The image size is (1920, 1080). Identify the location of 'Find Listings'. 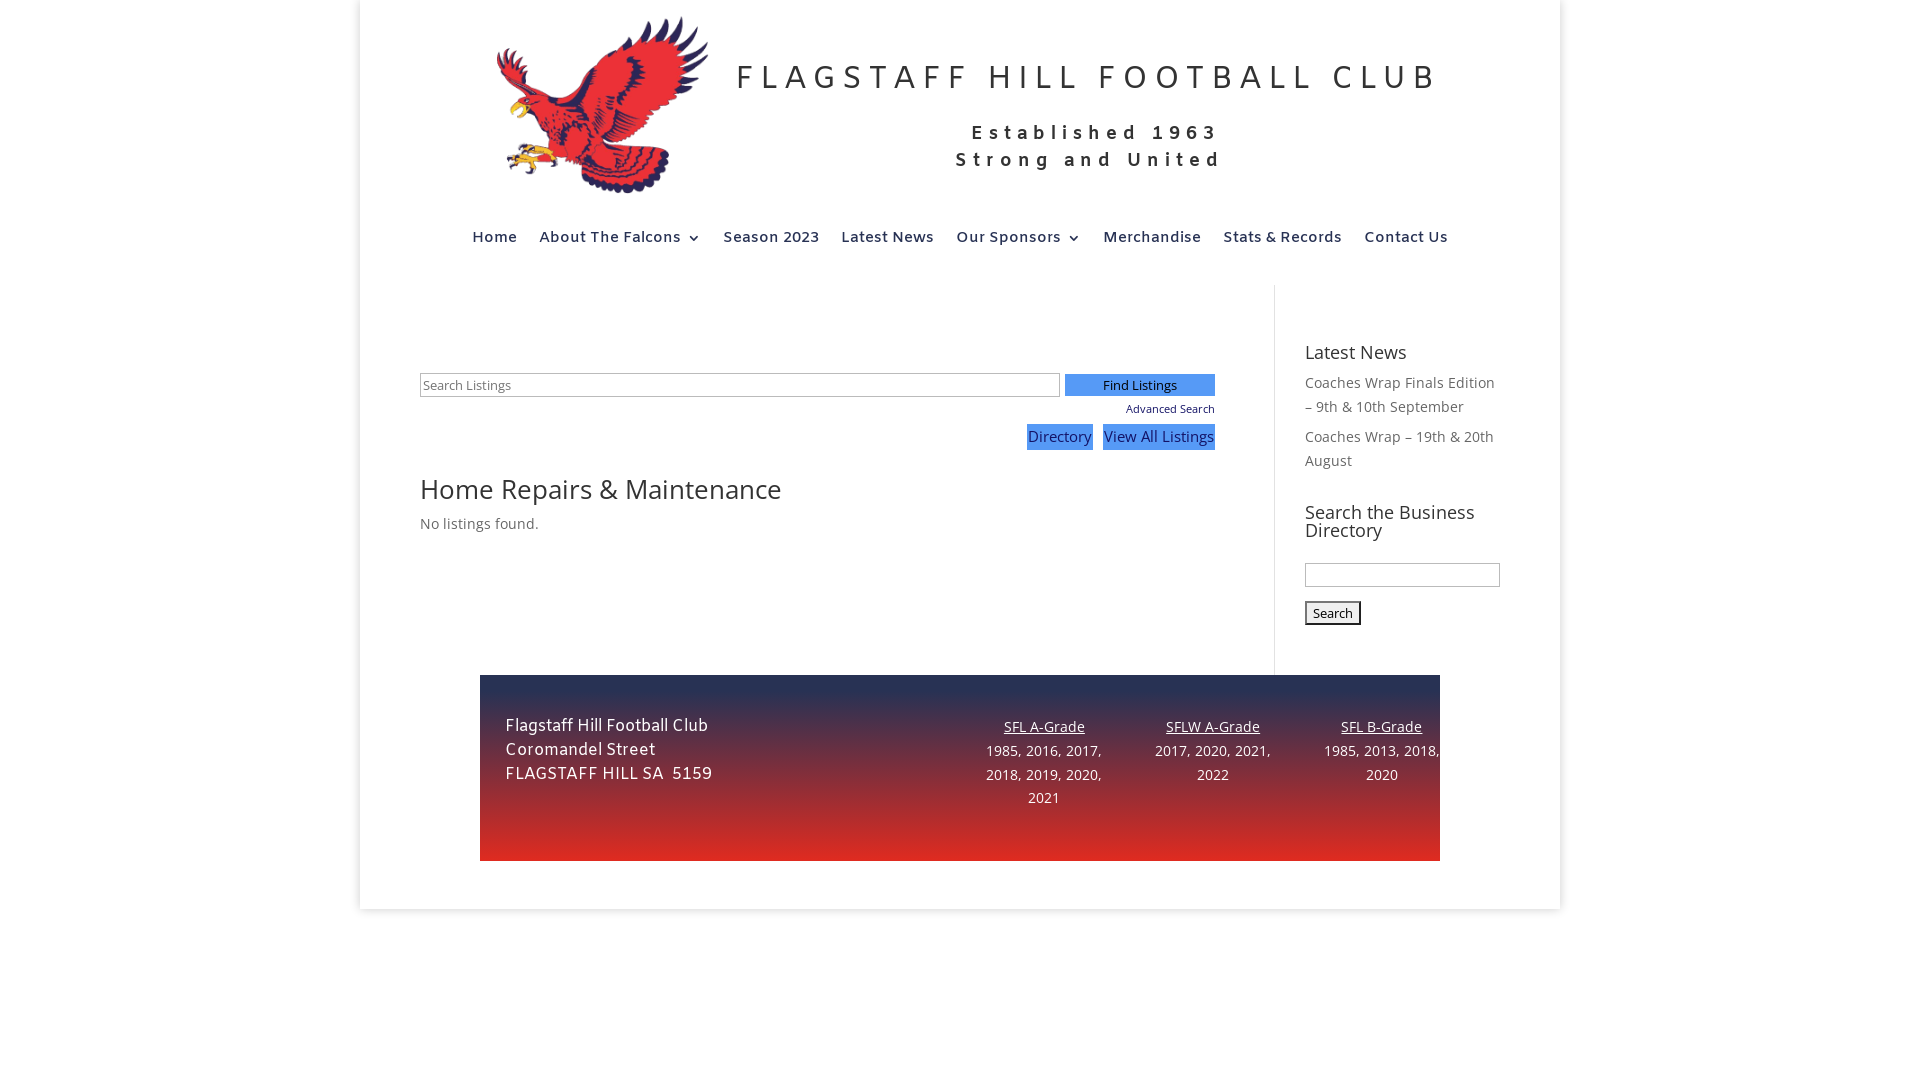
(1064, 385).